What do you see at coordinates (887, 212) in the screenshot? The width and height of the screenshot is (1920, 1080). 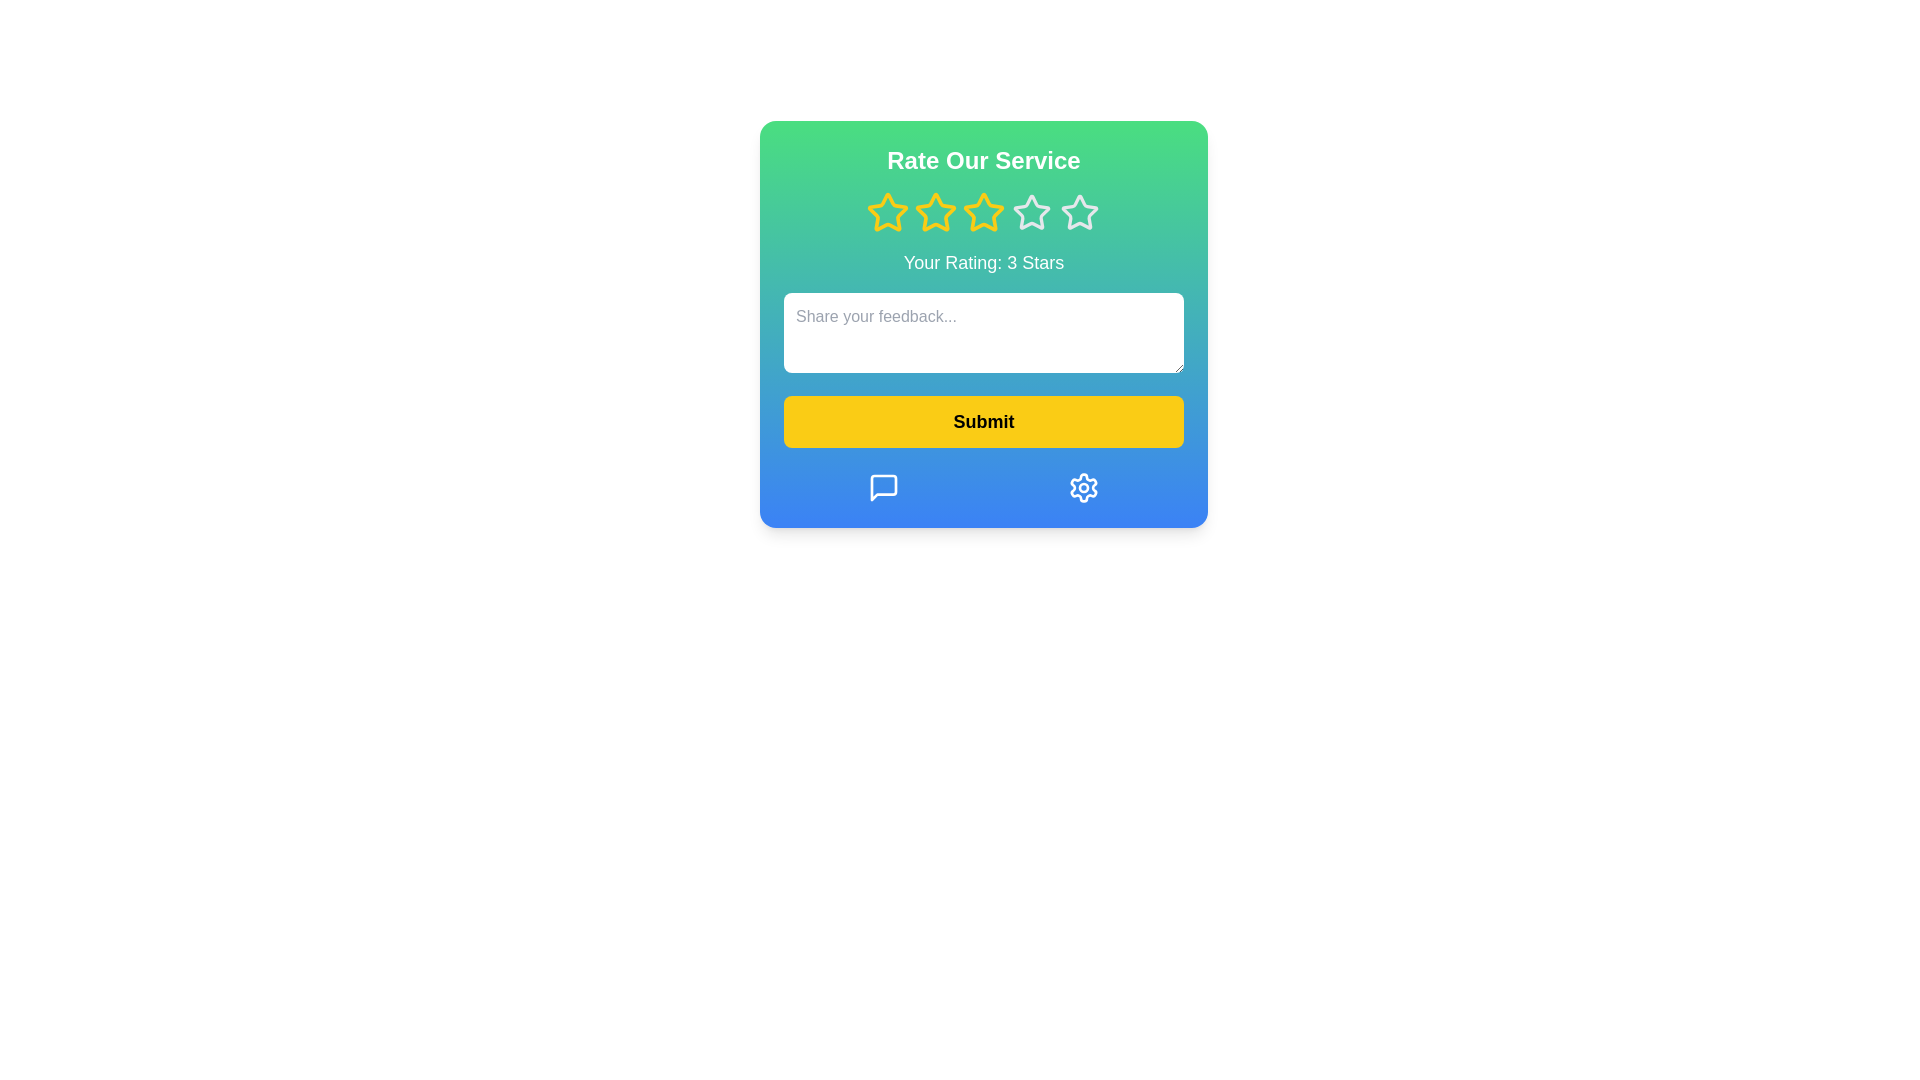 I see `the first star in the five-star rating system` at bounding box center [887, 212].